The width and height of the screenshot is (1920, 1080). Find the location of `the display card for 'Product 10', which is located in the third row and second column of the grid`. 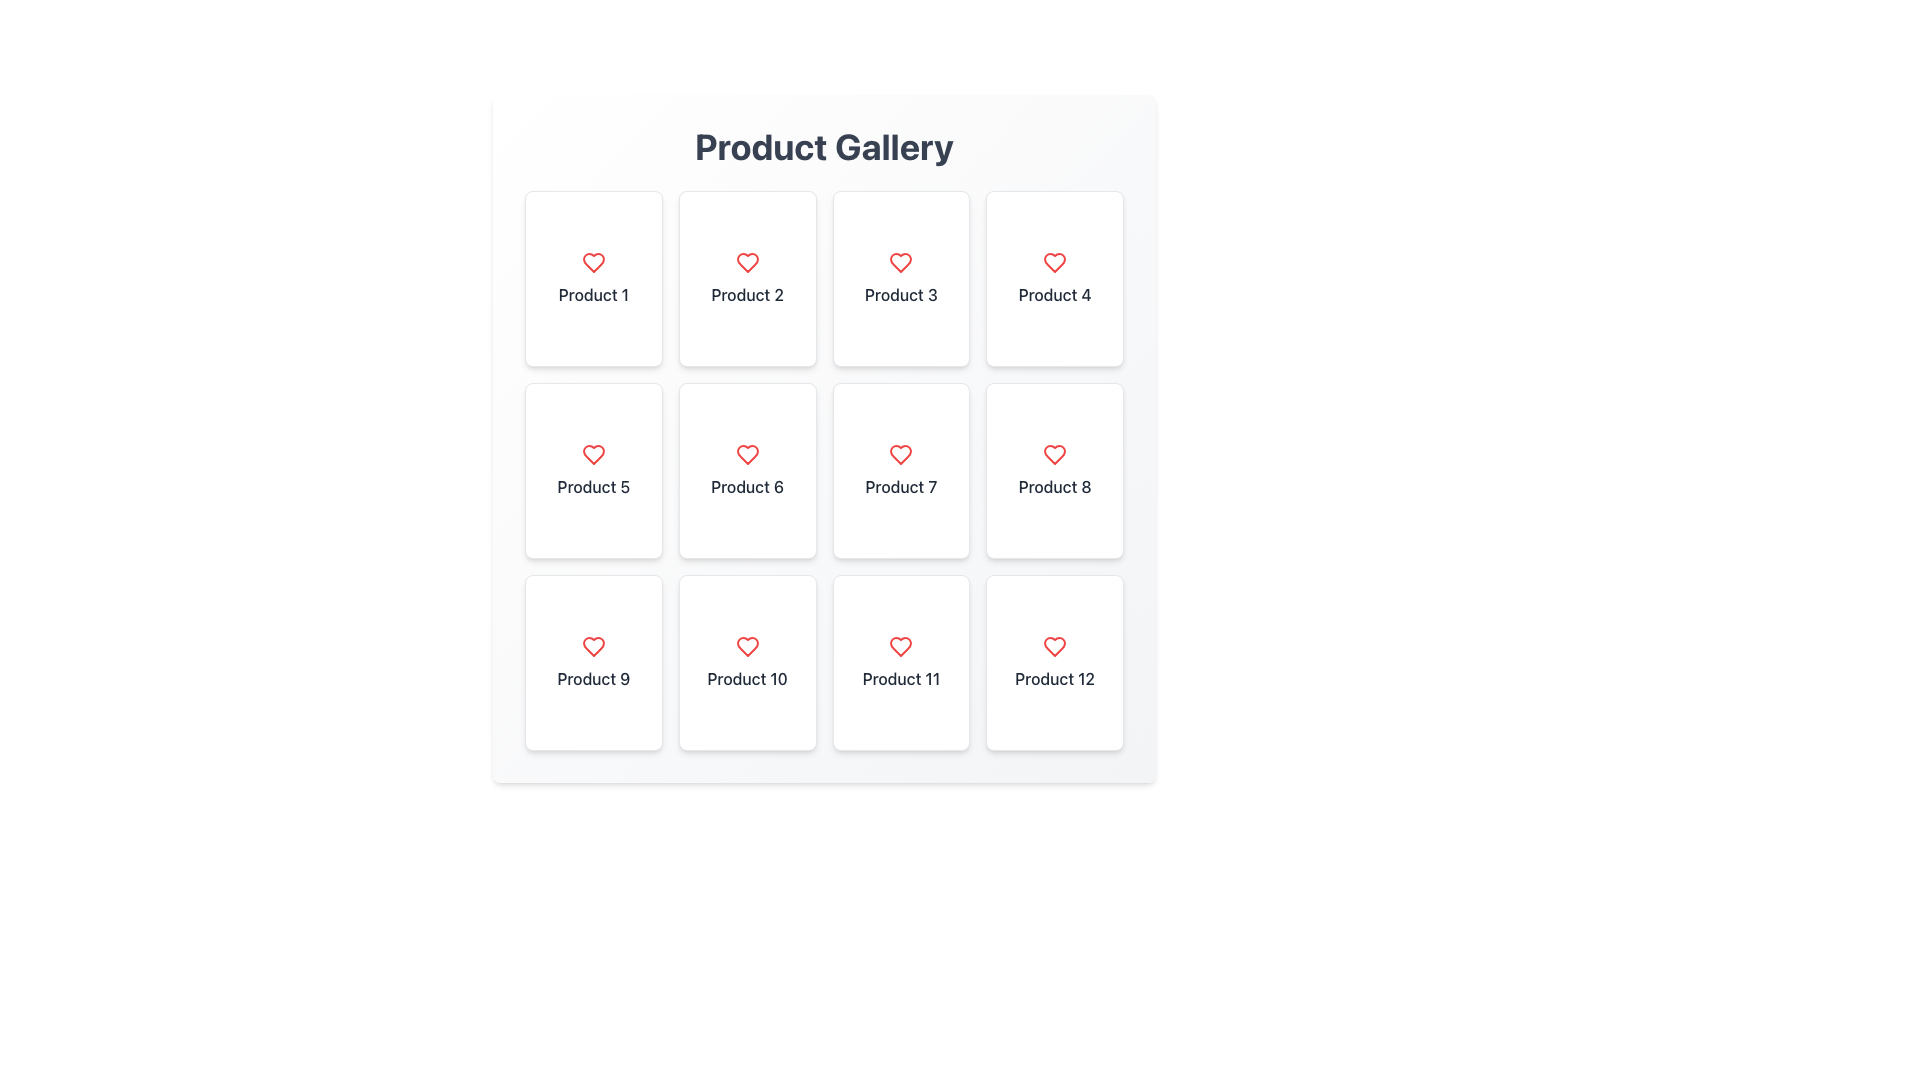

the display card for 'Product 10', which is located in the third row and second column of the grid is located at coordinates (746, 663).